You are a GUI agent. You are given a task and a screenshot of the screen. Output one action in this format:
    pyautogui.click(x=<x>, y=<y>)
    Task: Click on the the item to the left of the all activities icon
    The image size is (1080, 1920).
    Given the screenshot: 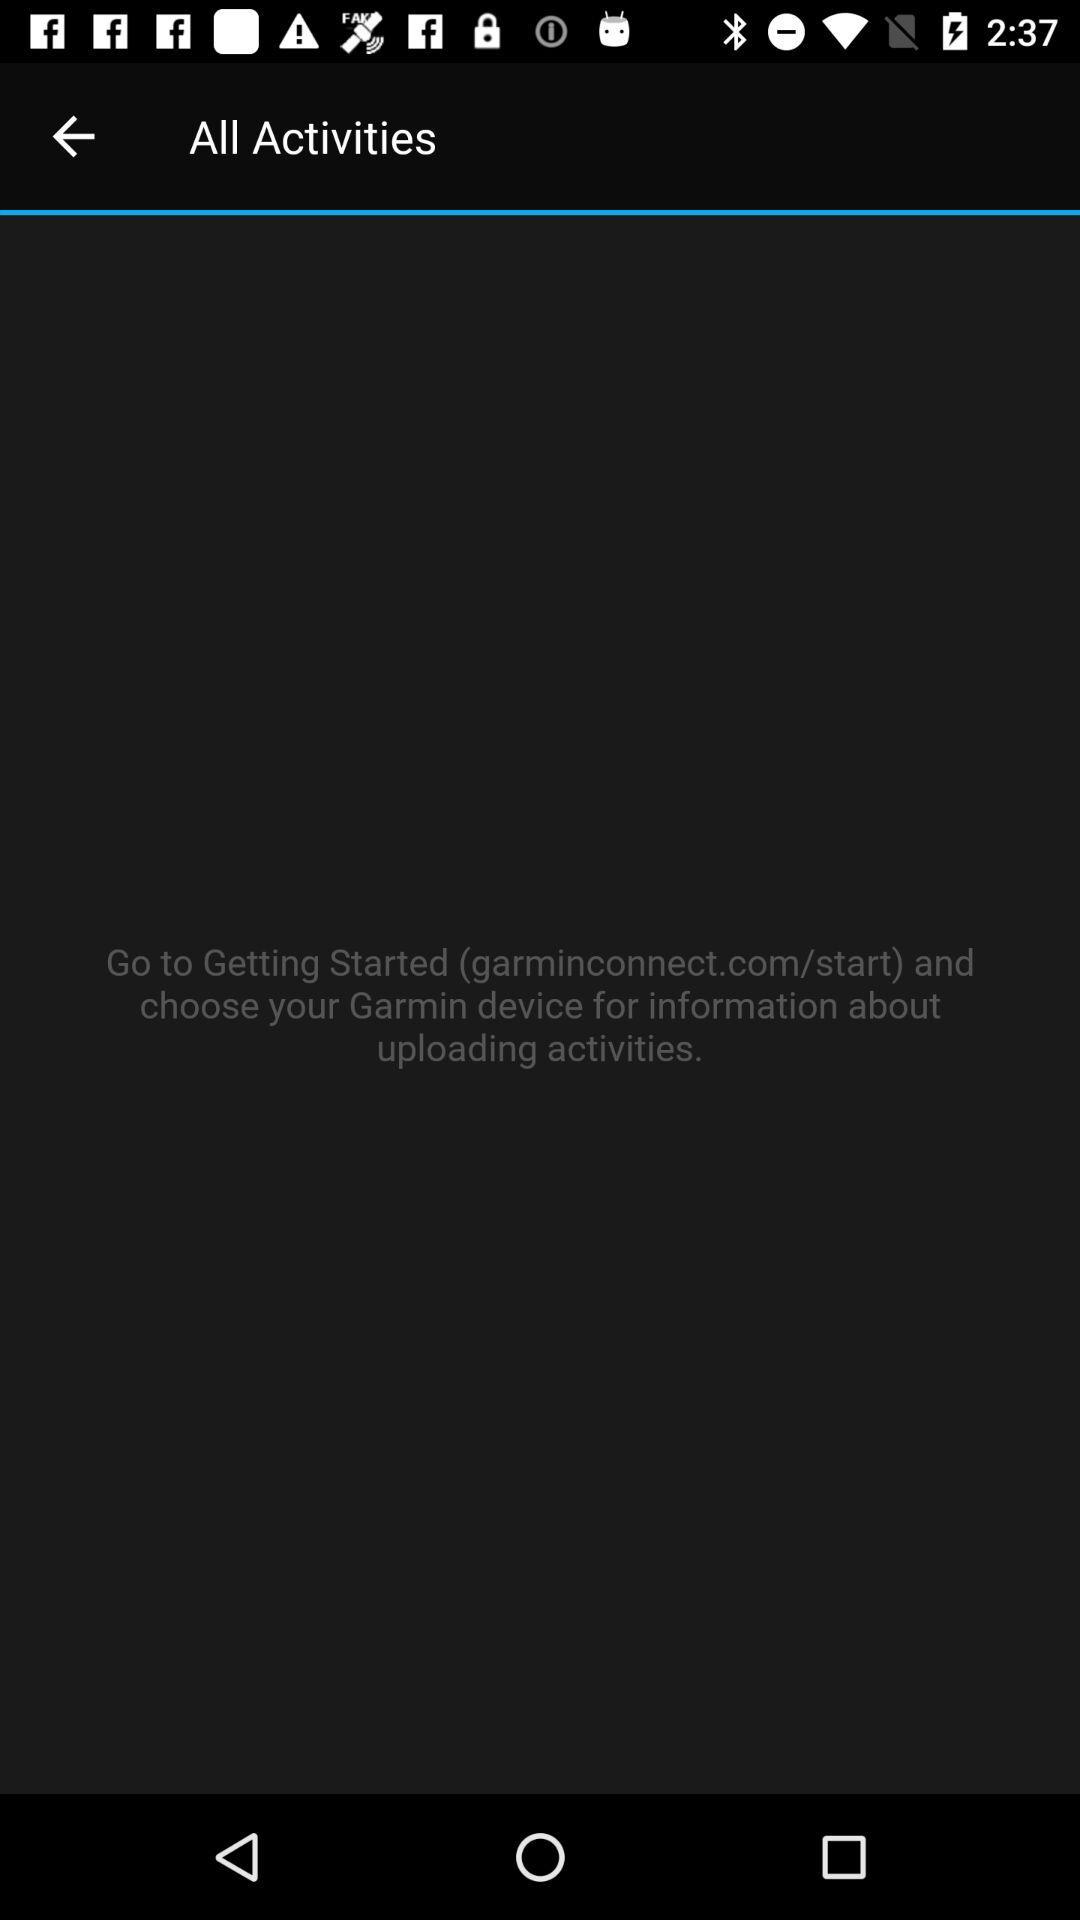 What is the action you would take?
    pyautogui.click(x=72, y=135)
    